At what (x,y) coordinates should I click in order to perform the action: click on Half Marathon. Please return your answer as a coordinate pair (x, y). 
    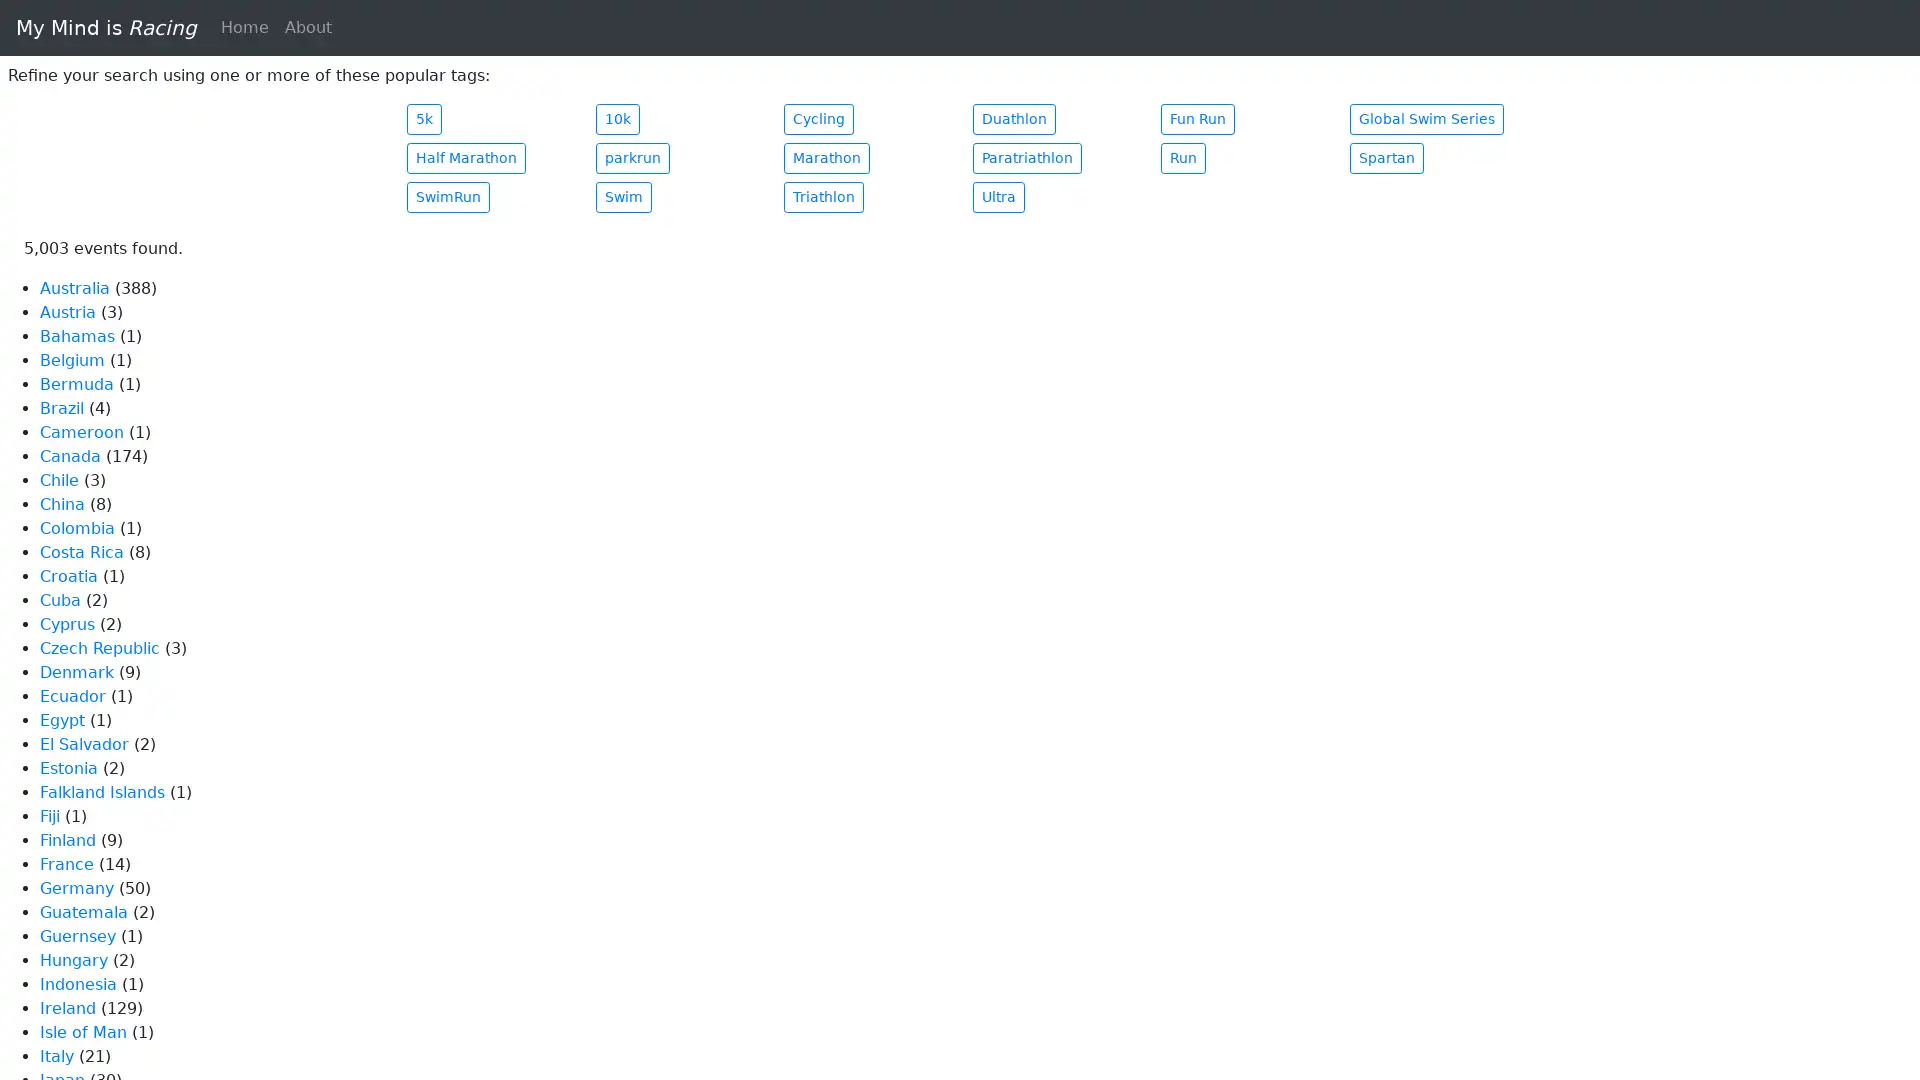
    Looking at the image, I should click on (465, 157).